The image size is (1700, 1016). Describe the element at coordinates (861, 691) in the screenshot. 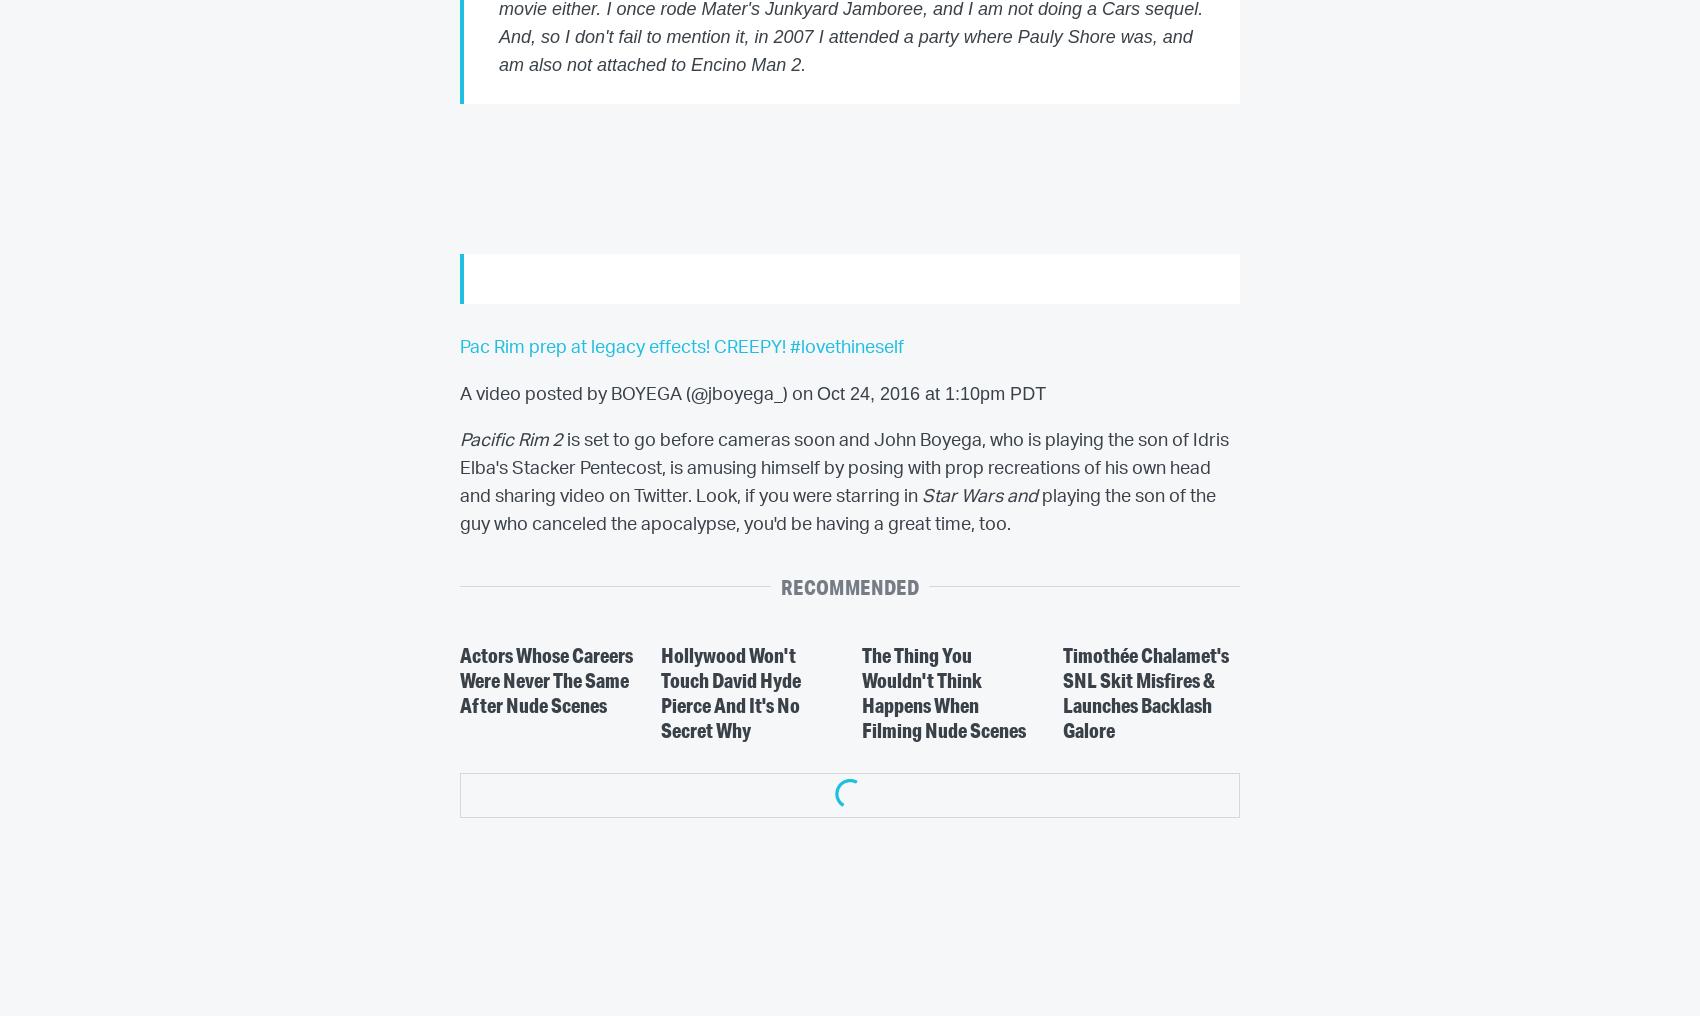

I see `'The Thing You Wouldn't Think Happens When Filming Nude Scenes'` at that location.